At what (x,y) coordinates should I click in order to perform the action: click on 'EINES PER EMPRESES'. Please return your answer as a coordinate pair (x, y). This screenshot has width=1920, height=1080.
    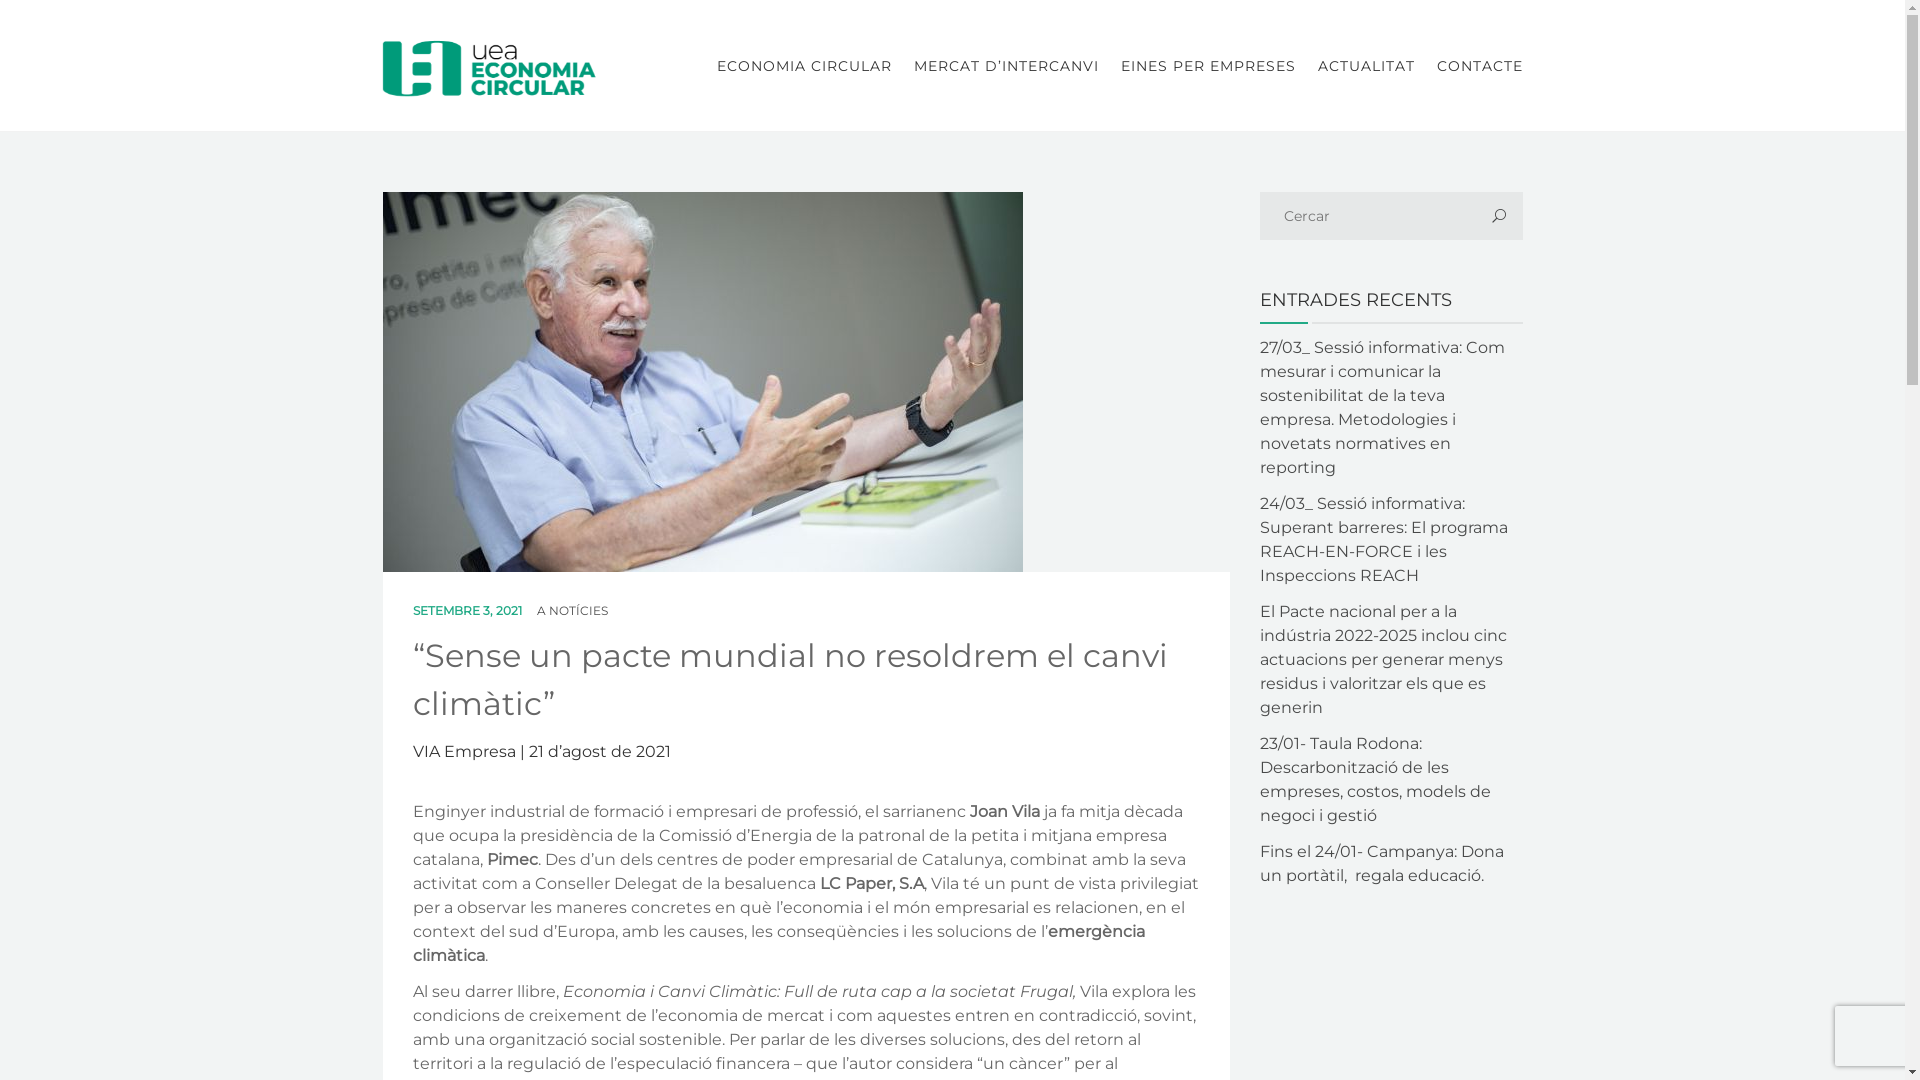
    Looking at the image, I should click on (1207, 64).